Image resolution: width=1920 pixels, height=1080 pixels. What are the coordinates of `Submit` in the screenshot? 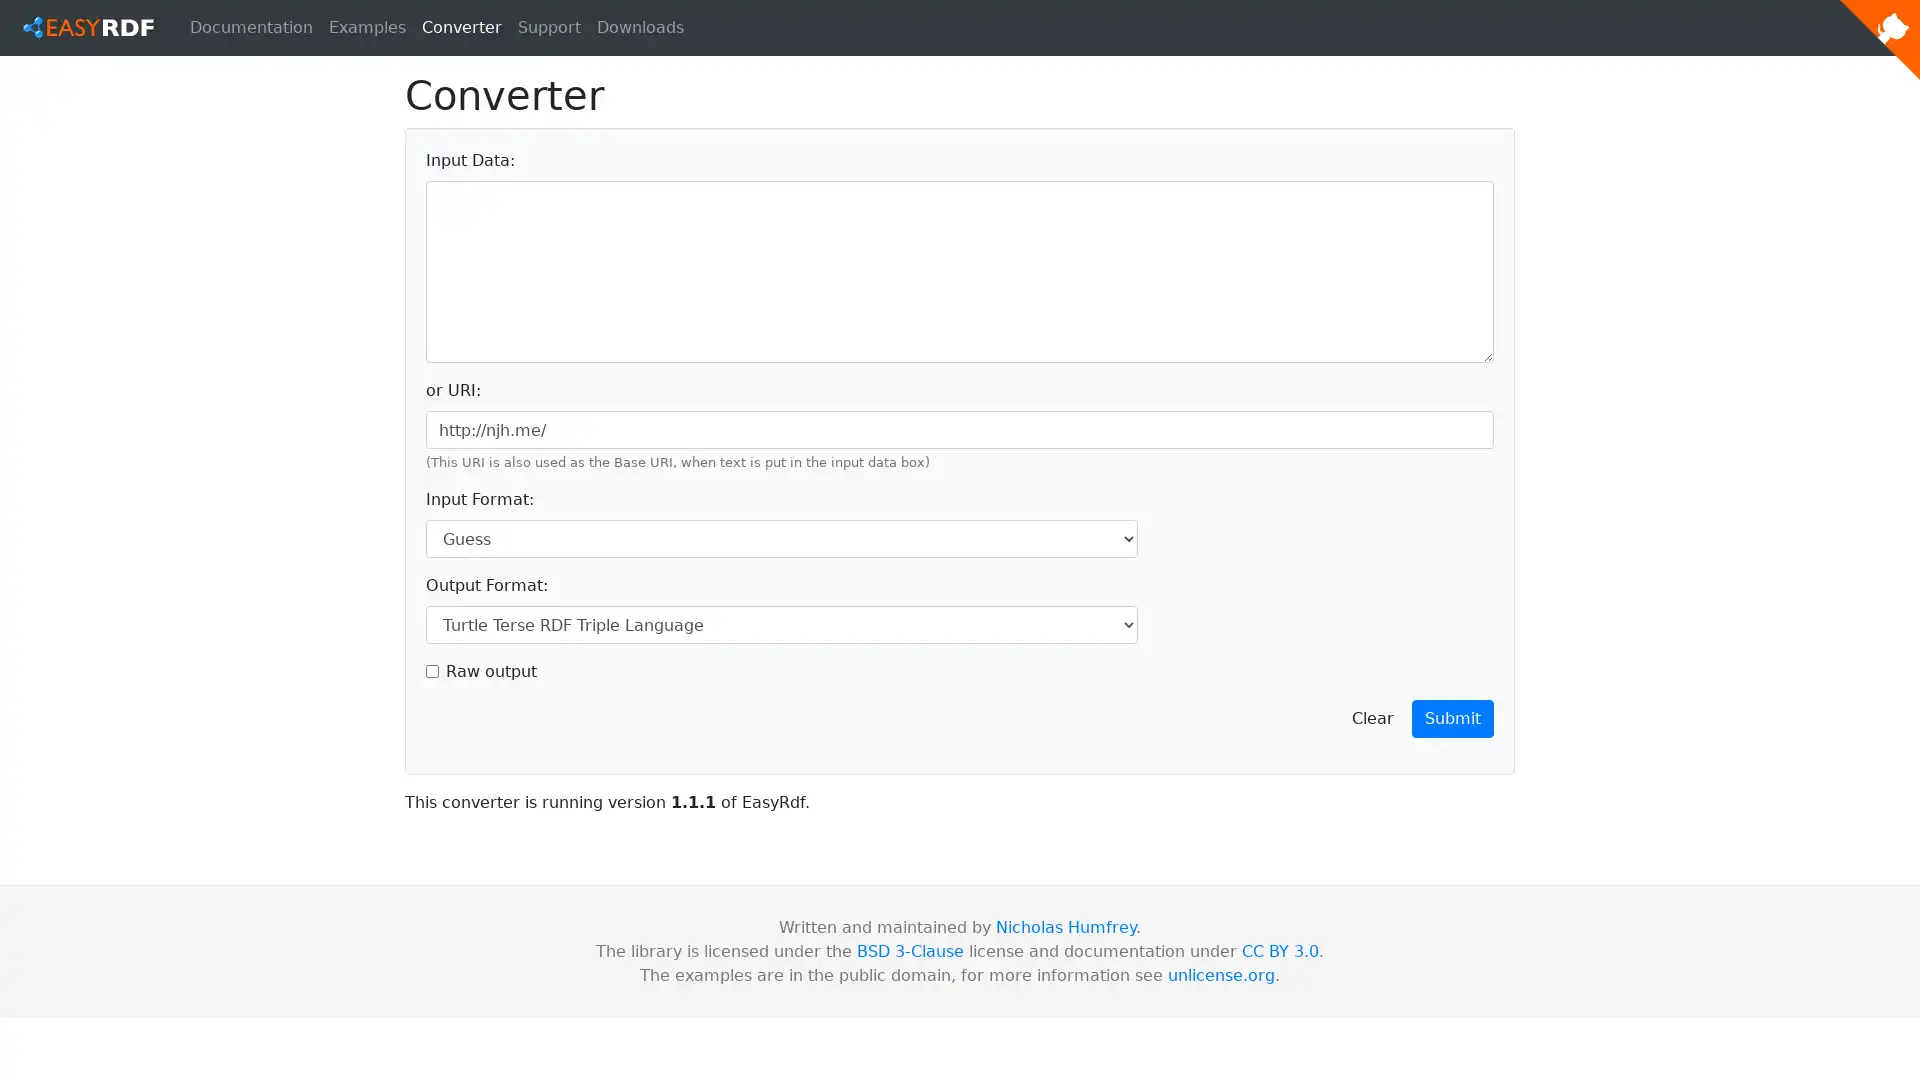 It's located at (1453, 717).